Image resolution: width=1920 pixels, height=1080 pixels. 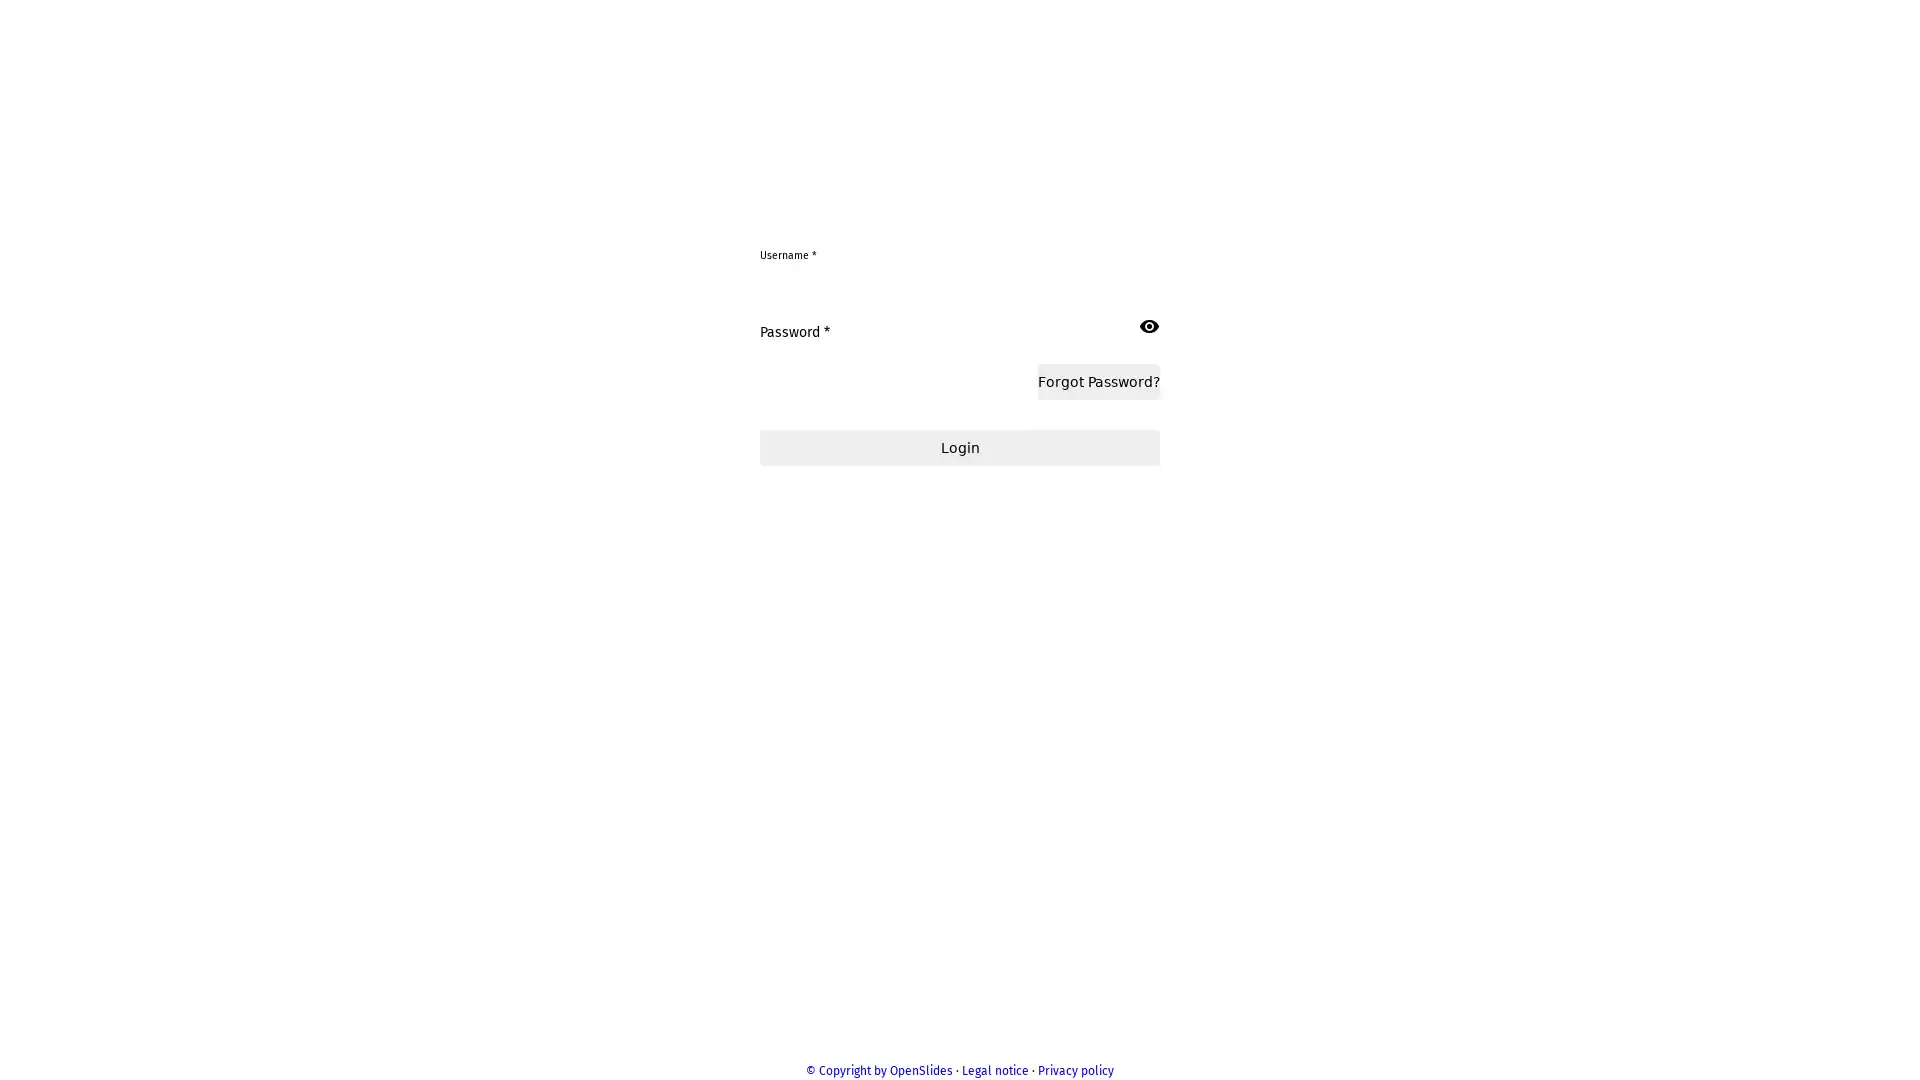 What do you see at coordinates (1102, 562) in the screenshot?
I see `Forgot Password?` at bounding box center [1102, 562].